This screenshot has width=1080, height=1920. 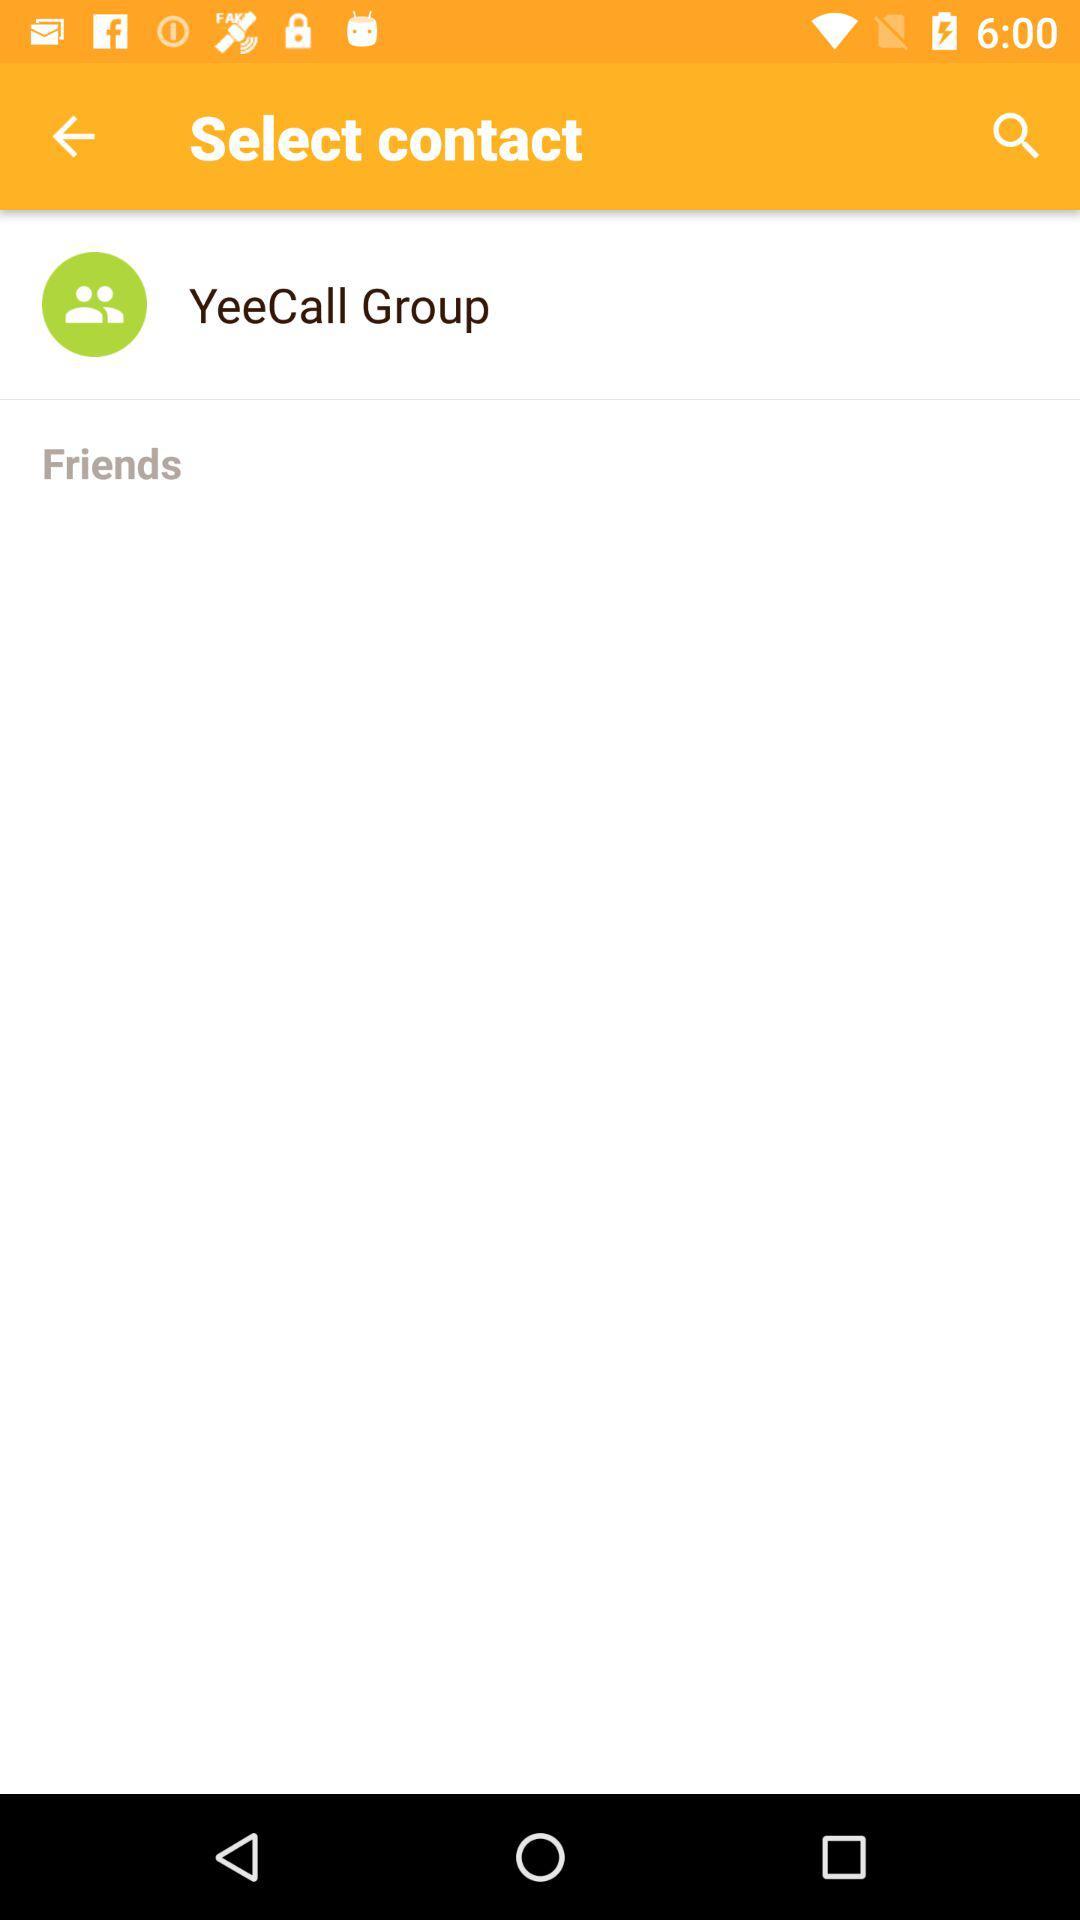 I want to click on app to the left of the select contact app, so click(x=72, y=135).